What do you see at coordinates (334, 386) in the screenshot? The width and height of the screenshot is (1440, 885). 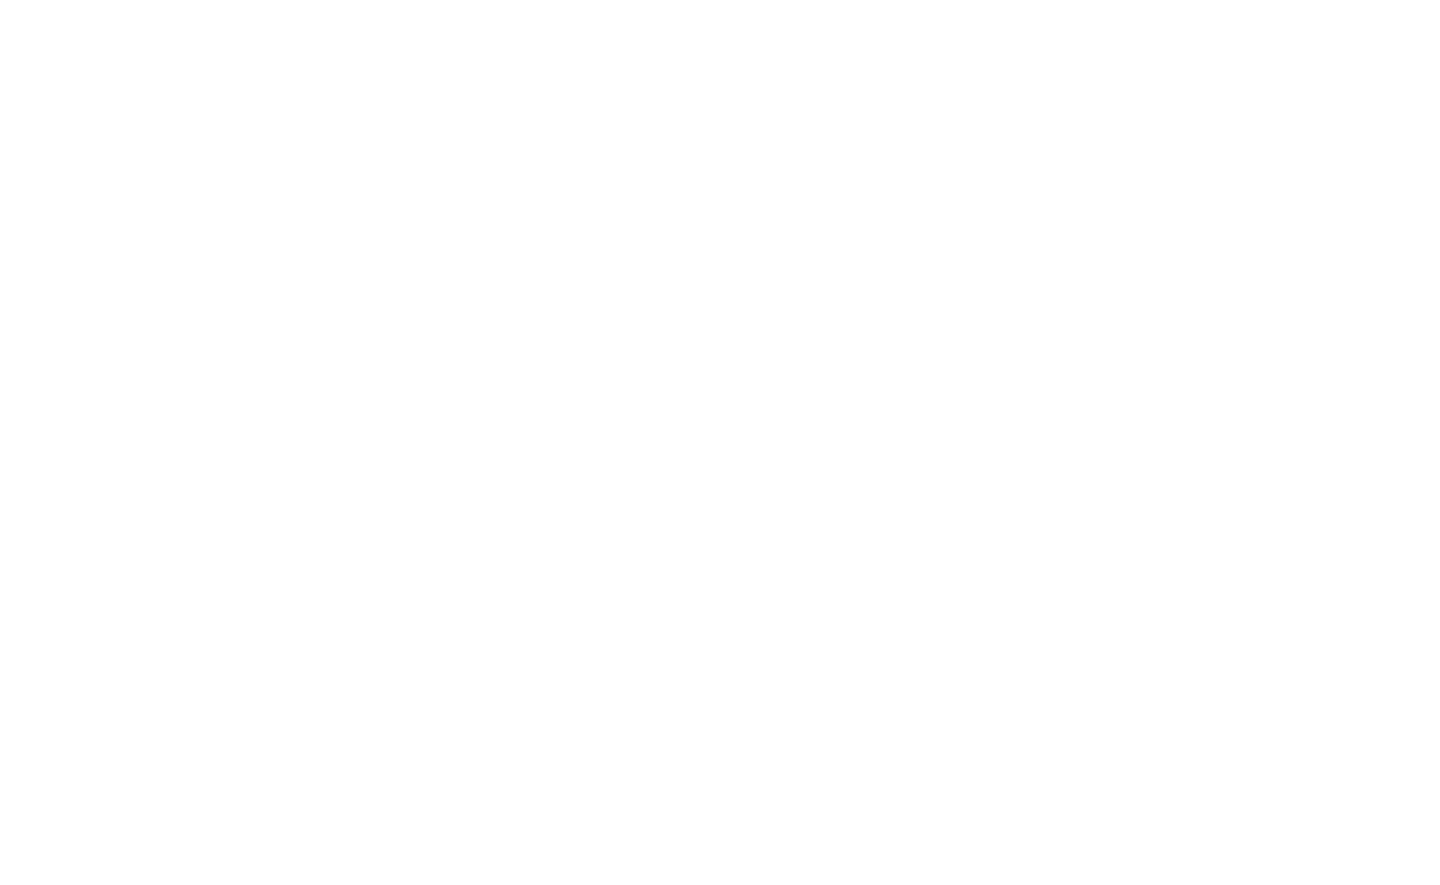 I see `'Henrik Lundqvist – A First-Ballot and First-Class Hall of Famer'` at bounding box center [334, 386].